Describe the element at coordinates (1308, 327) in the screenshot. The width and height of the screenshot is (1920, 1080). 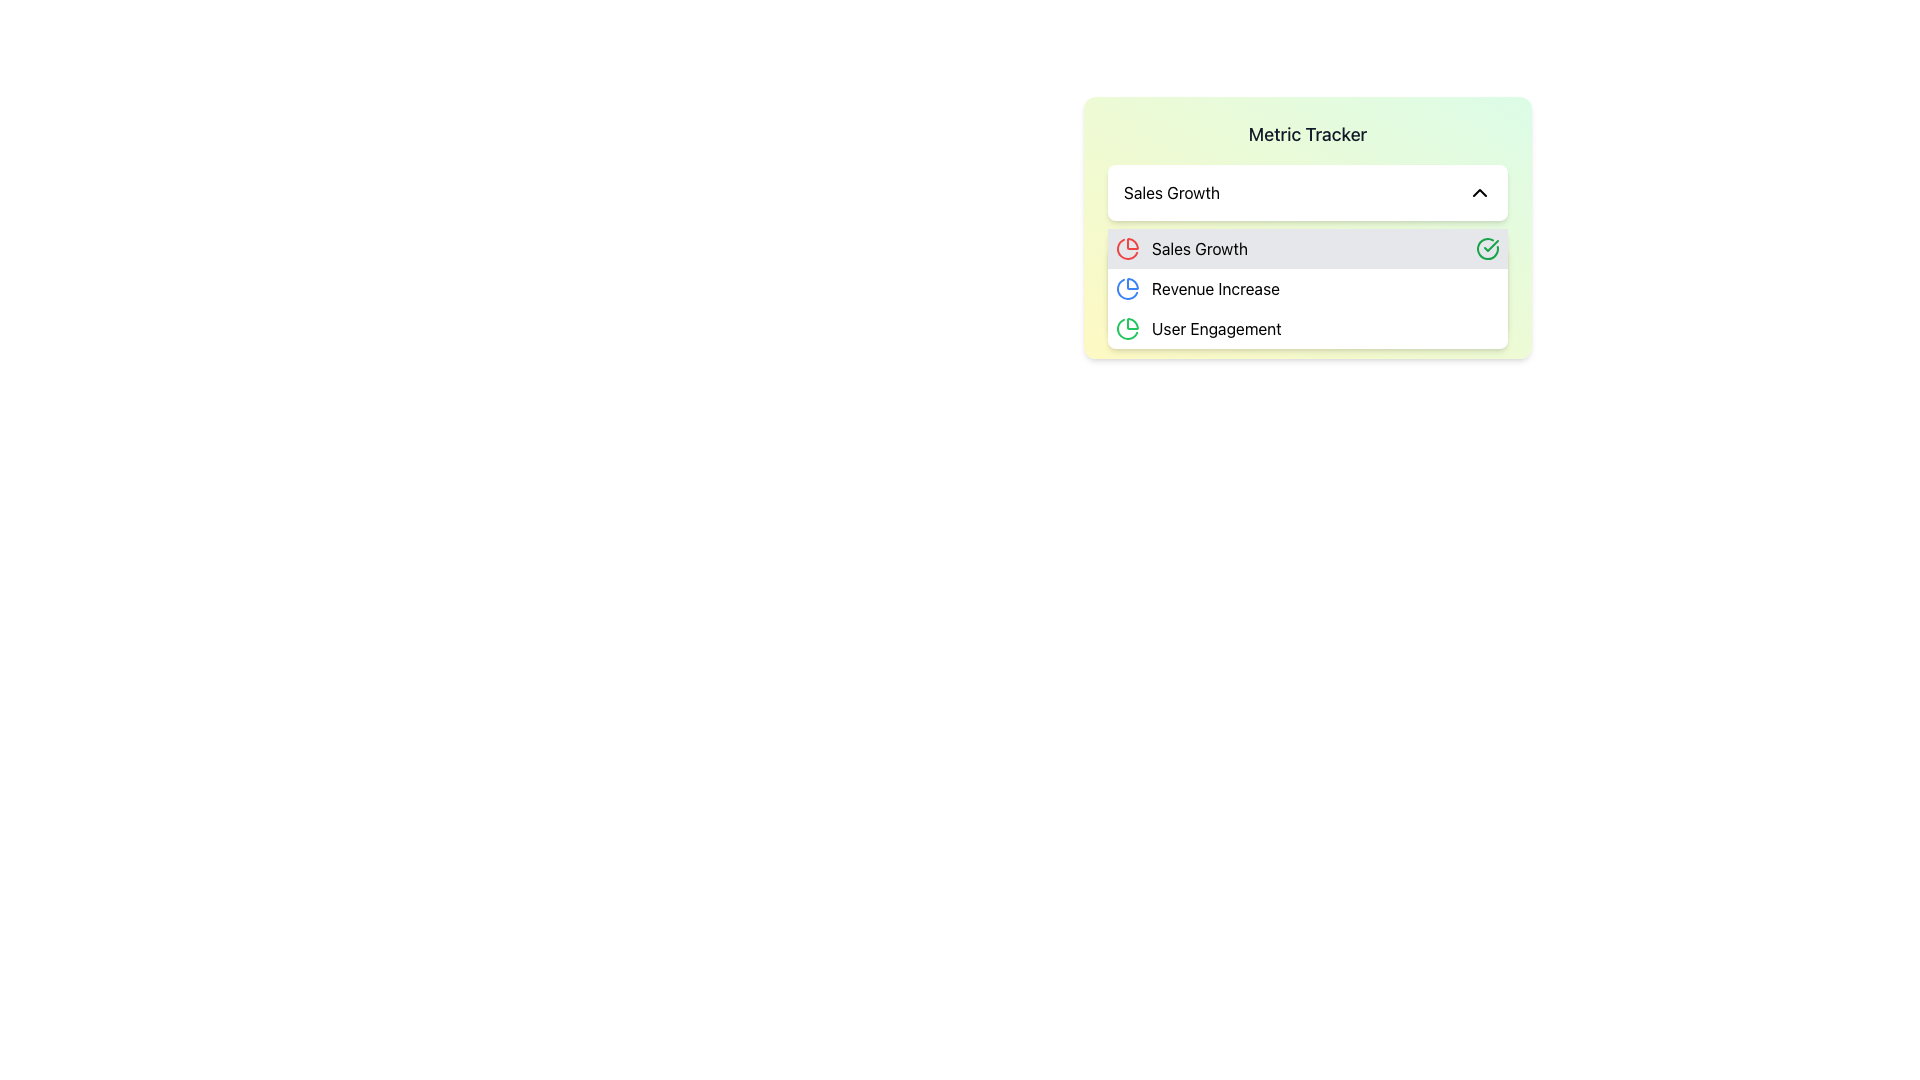
I see `the 'User Engagement' dropdown menu item, which is the third item in the dropdown menu located under 'Metric Tracker'` at that location.